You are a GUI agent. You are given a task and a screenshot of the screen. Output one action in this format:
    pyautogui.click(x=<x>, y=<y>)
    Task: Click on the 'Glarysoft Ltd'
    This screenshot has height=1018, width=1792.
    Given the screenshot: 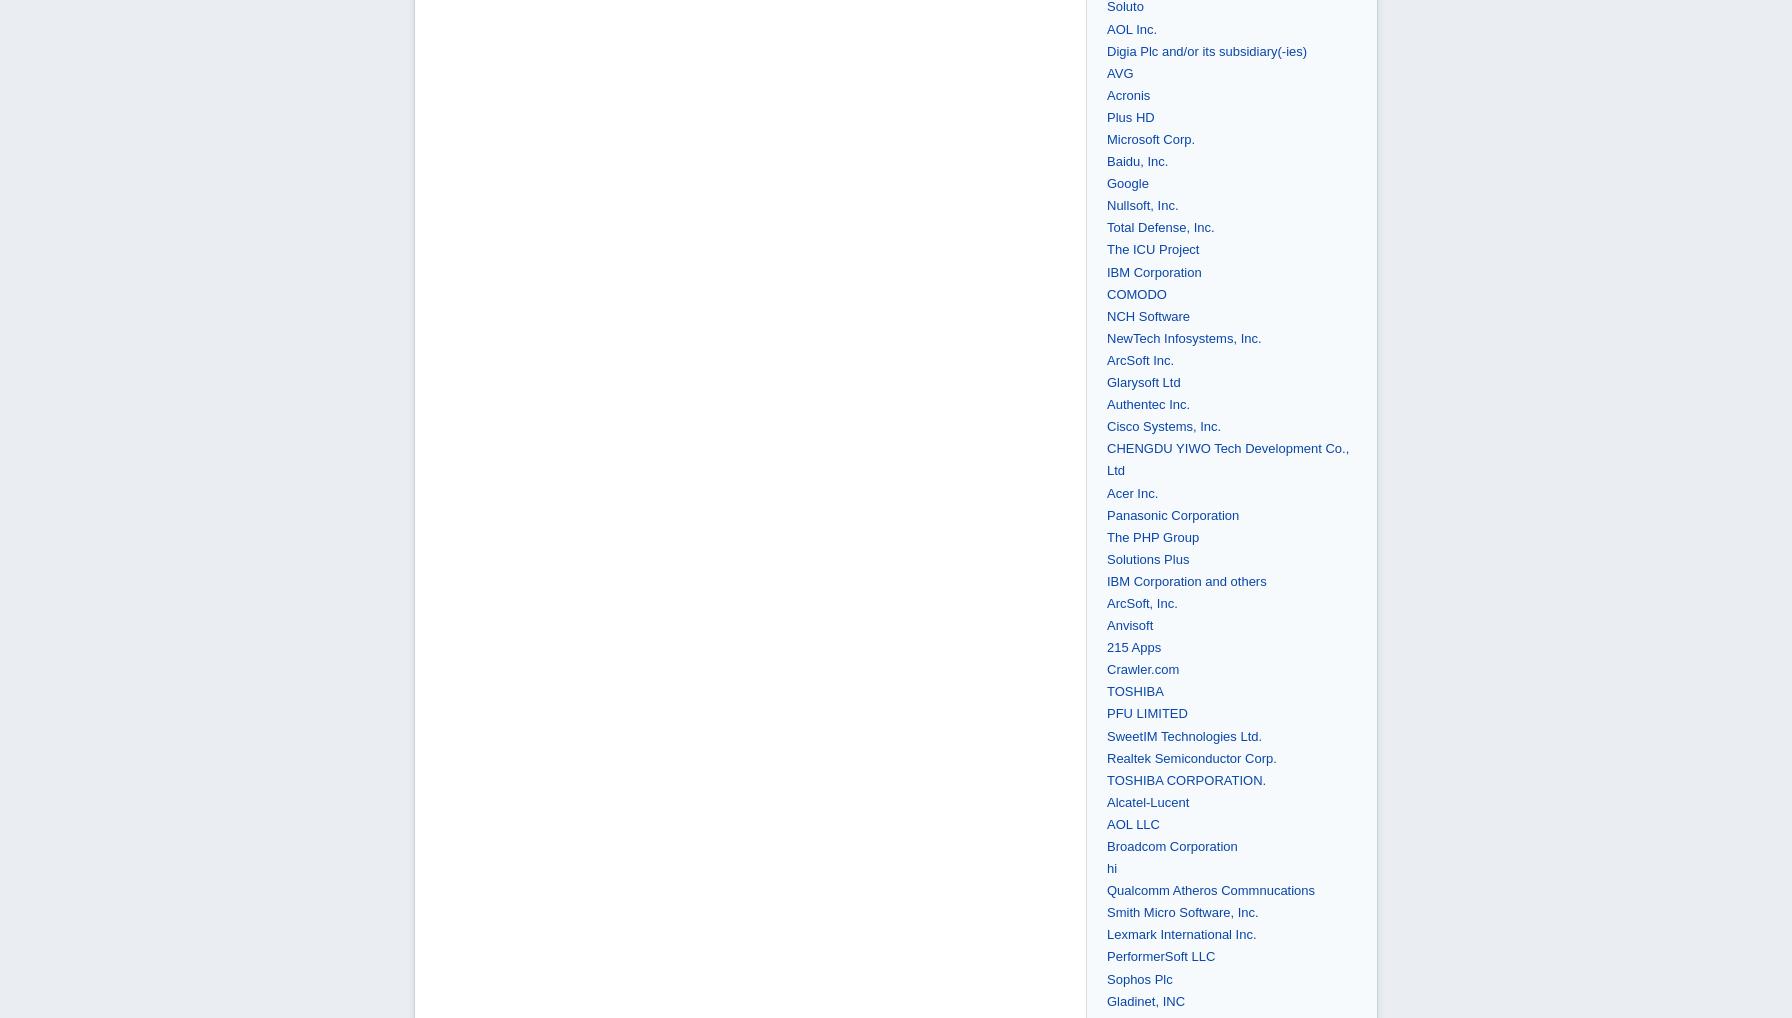 What is the action you would take?
    pyautogui.click(x=1106, y=382)
    